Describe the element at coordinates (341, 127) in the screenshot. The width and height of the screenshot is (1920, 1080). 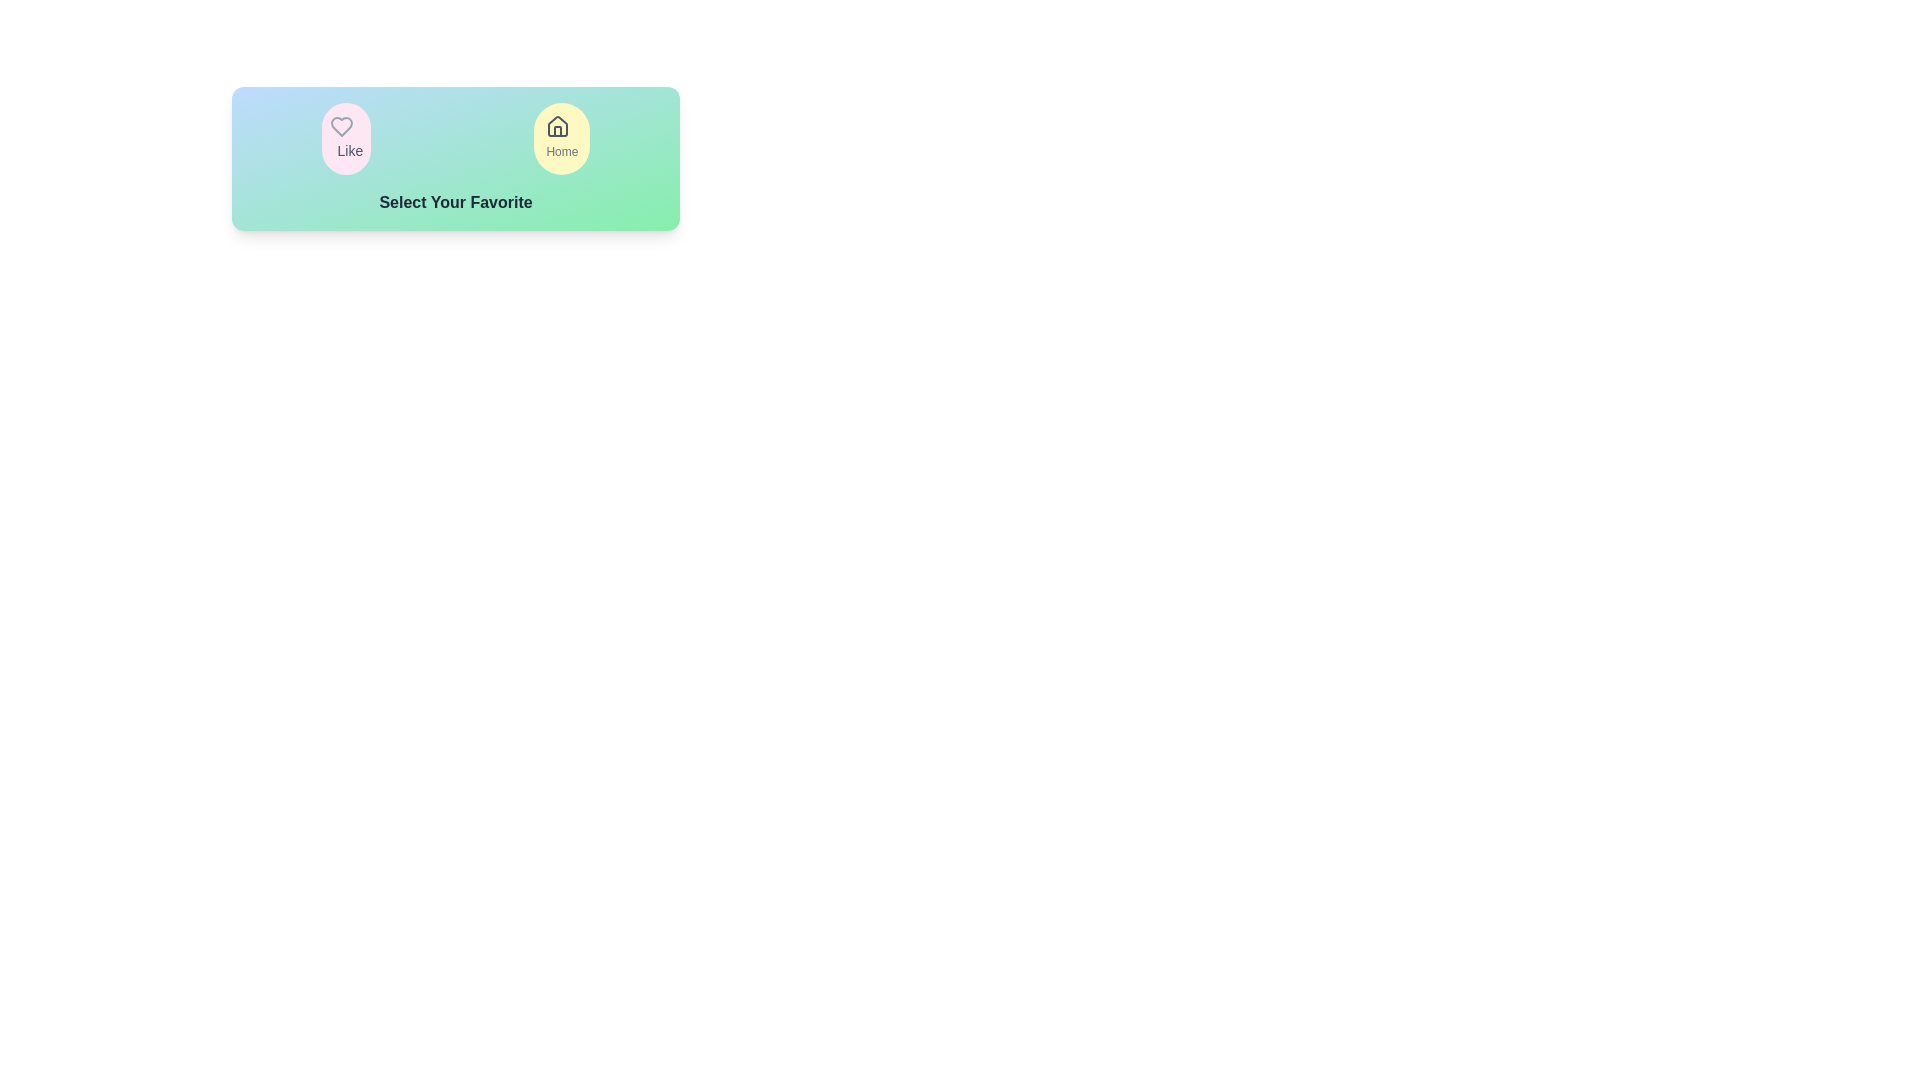
I see `the heart-shaped like icon located on the pink circular button at the top-left corner of the interface, which is labeled 'Like', in a drag-and-drop action` at that location.